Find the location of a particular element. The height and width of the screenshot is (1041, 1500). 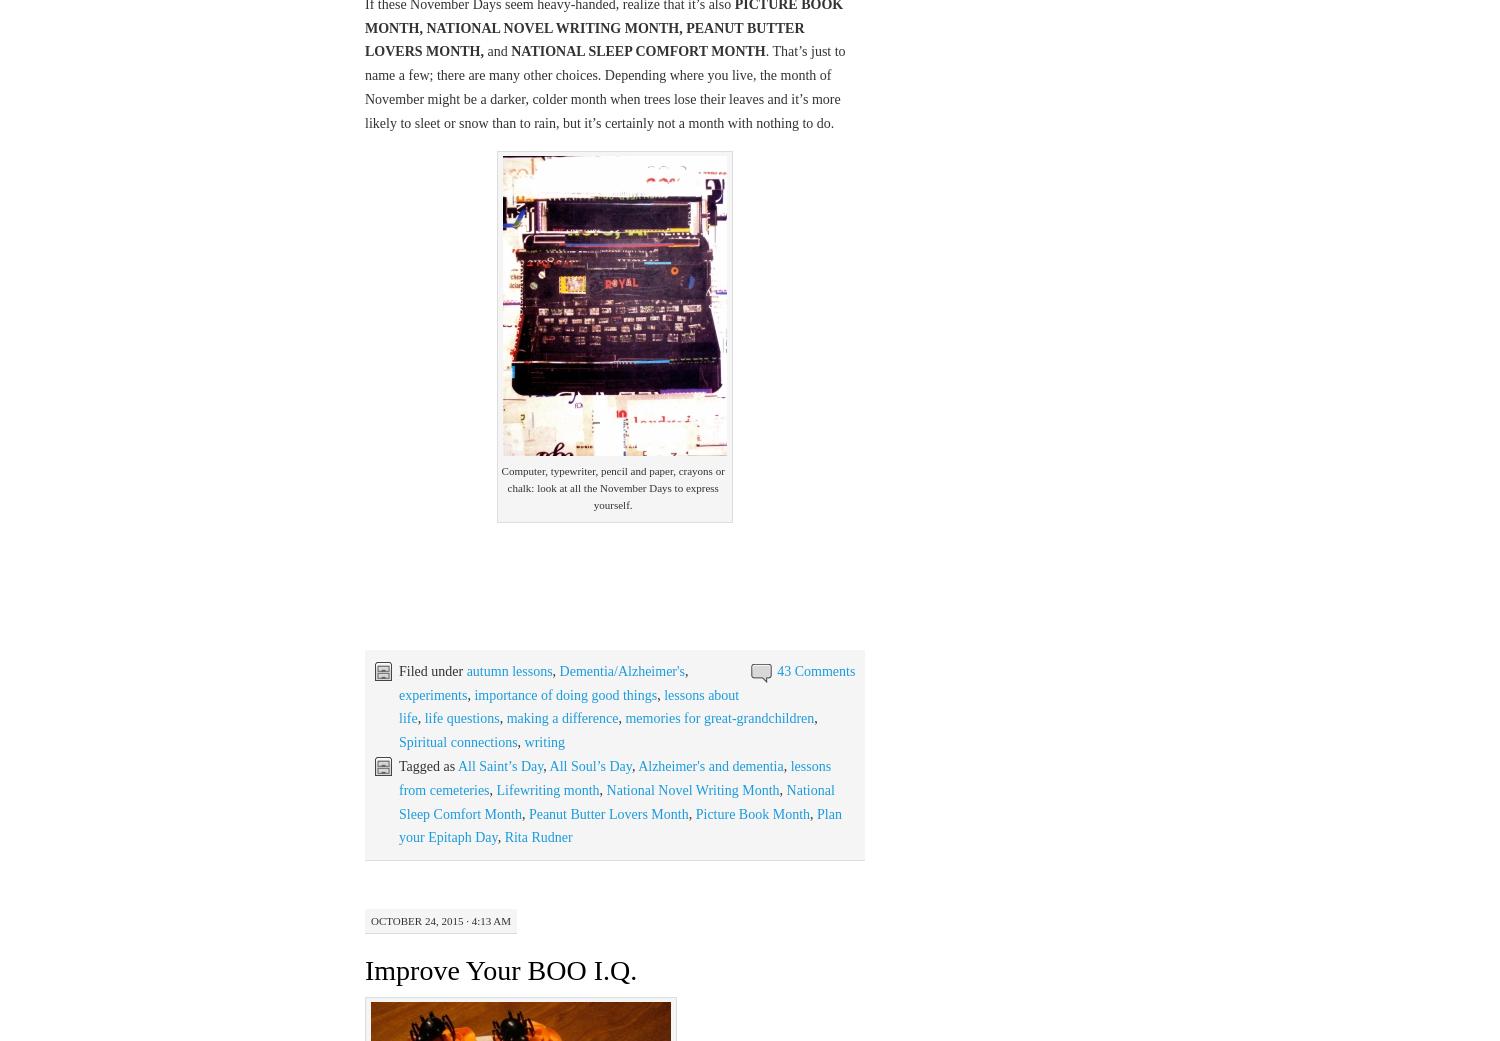

'Filed under' is located at coordinates (432, 669).